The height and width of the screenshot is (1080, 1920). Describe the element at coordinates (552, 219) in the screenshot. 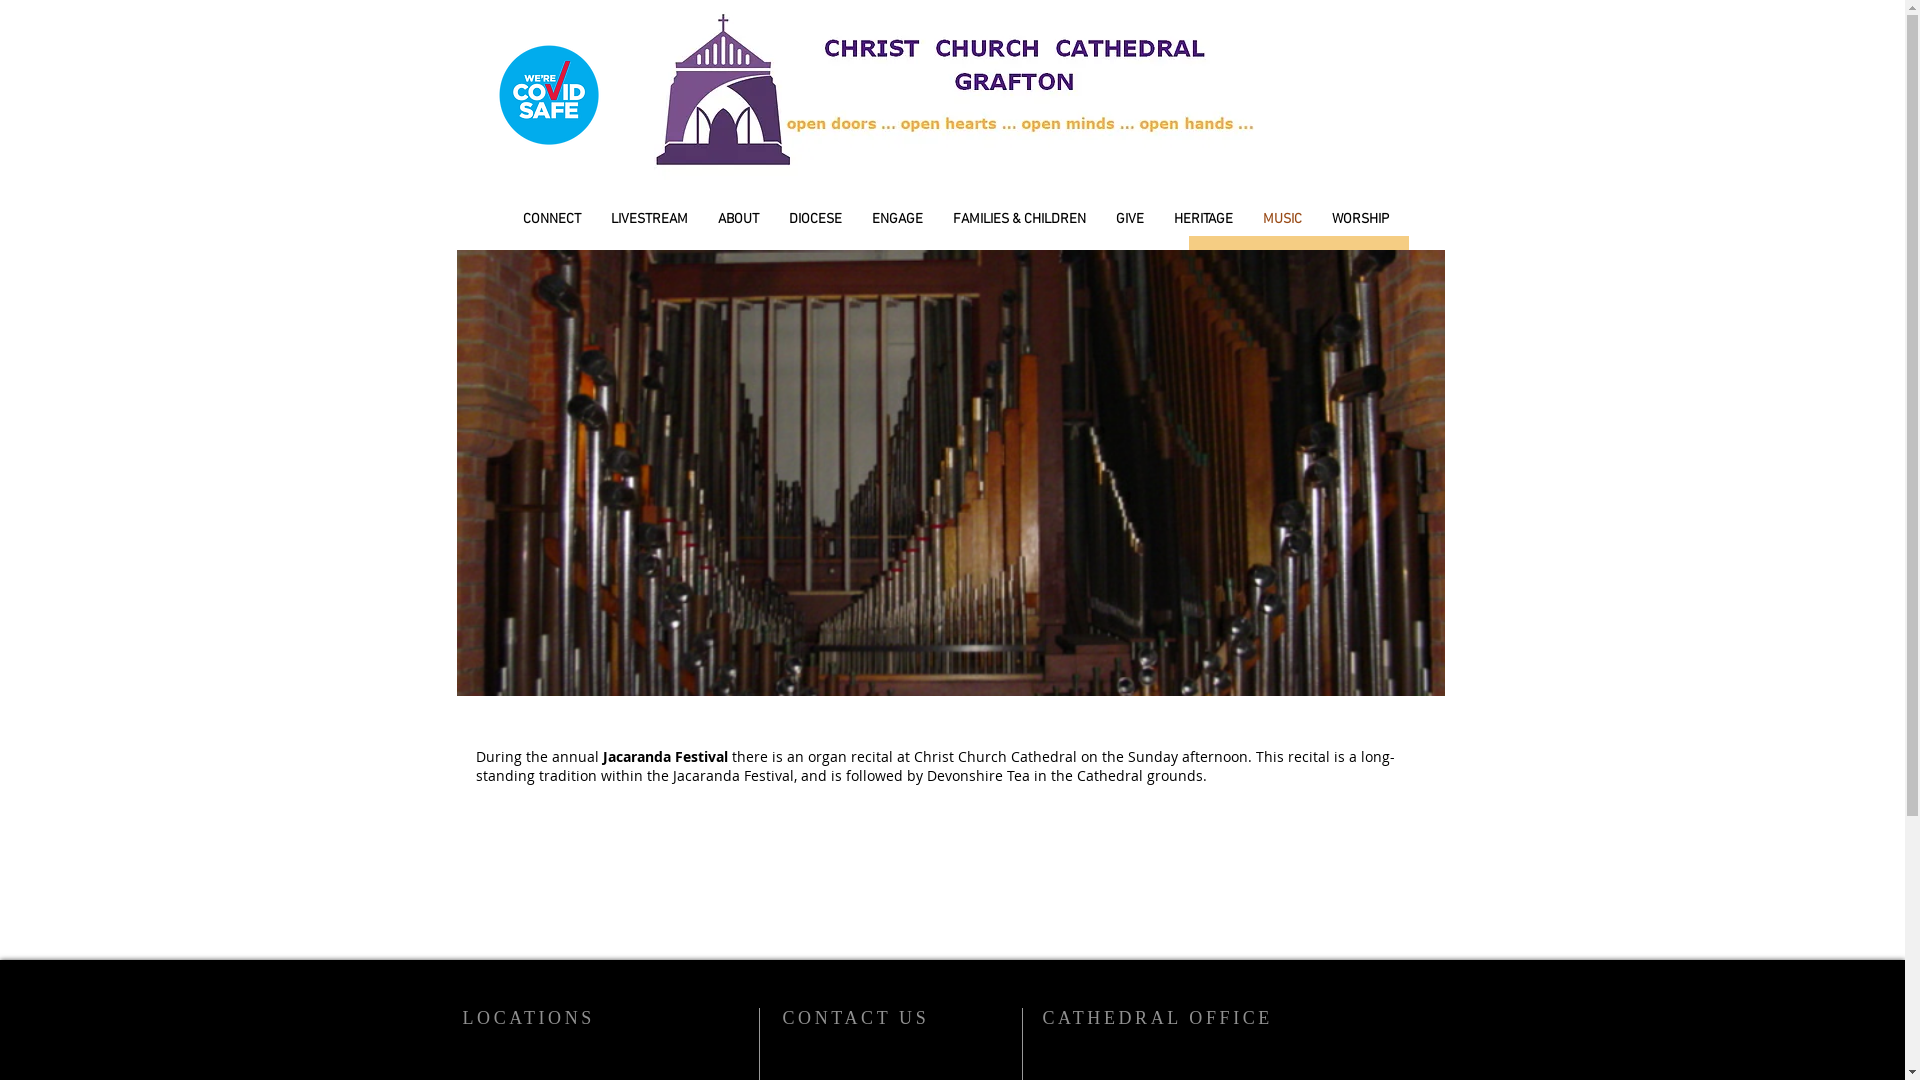

I see `'CONNECT'` at that location.